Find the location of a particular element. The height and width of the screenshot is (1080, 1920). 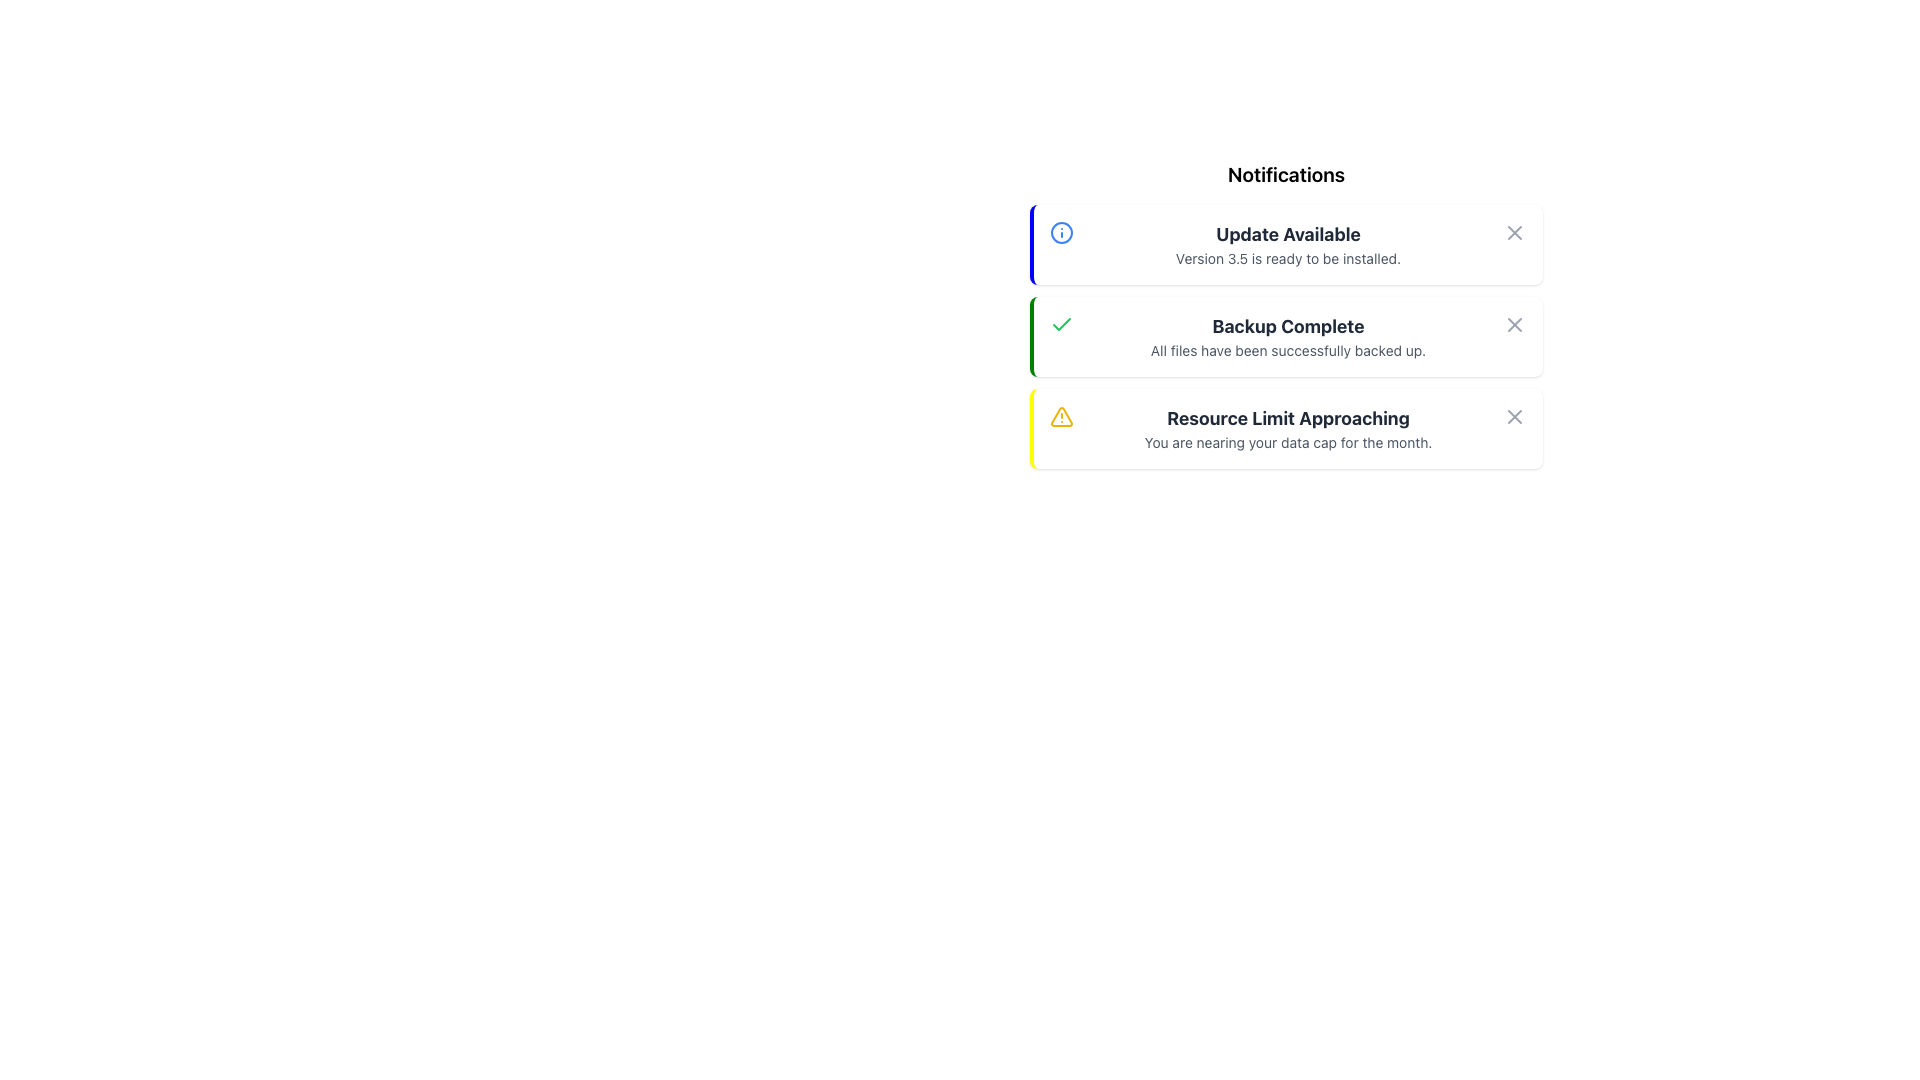

the notification text block that displays 'Update Available' is located at coordinates (1288, 244).